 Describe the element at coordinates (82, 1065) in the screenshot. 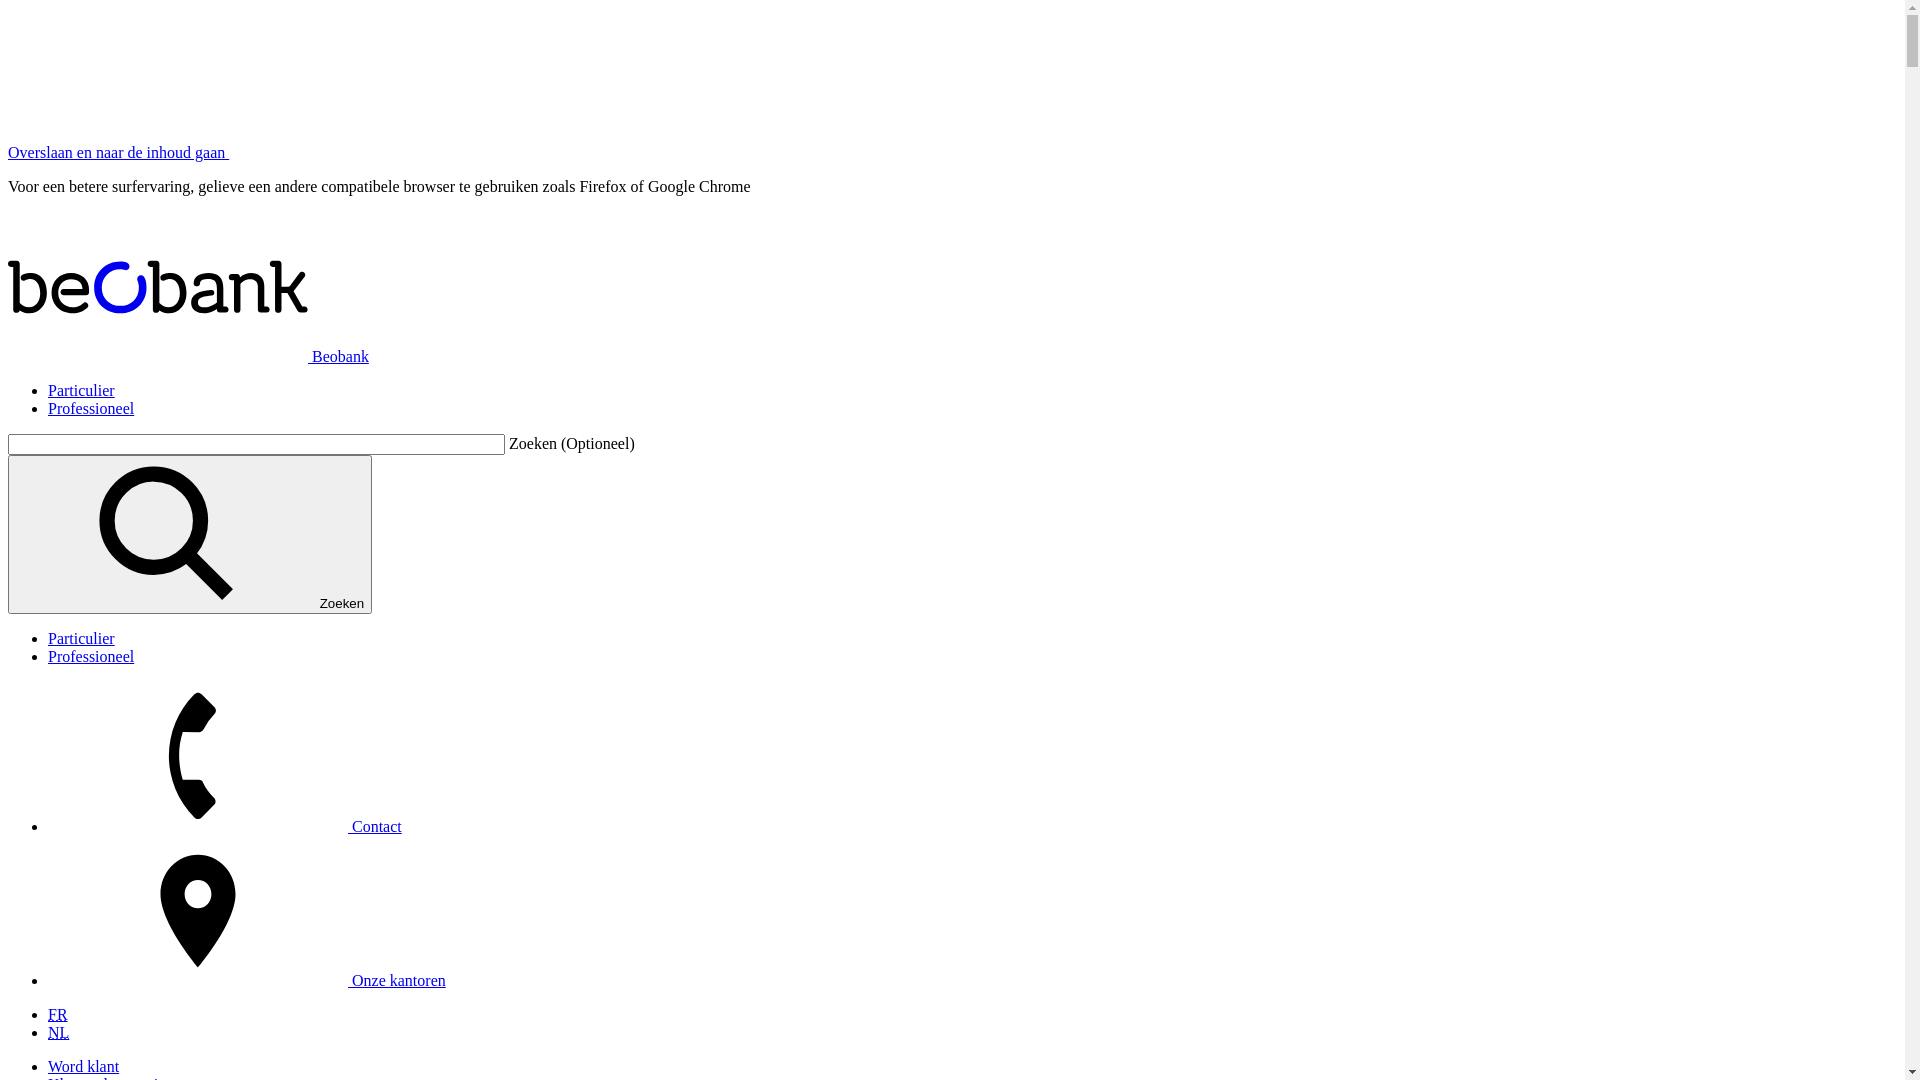

I see `'Word klant'` at that location.